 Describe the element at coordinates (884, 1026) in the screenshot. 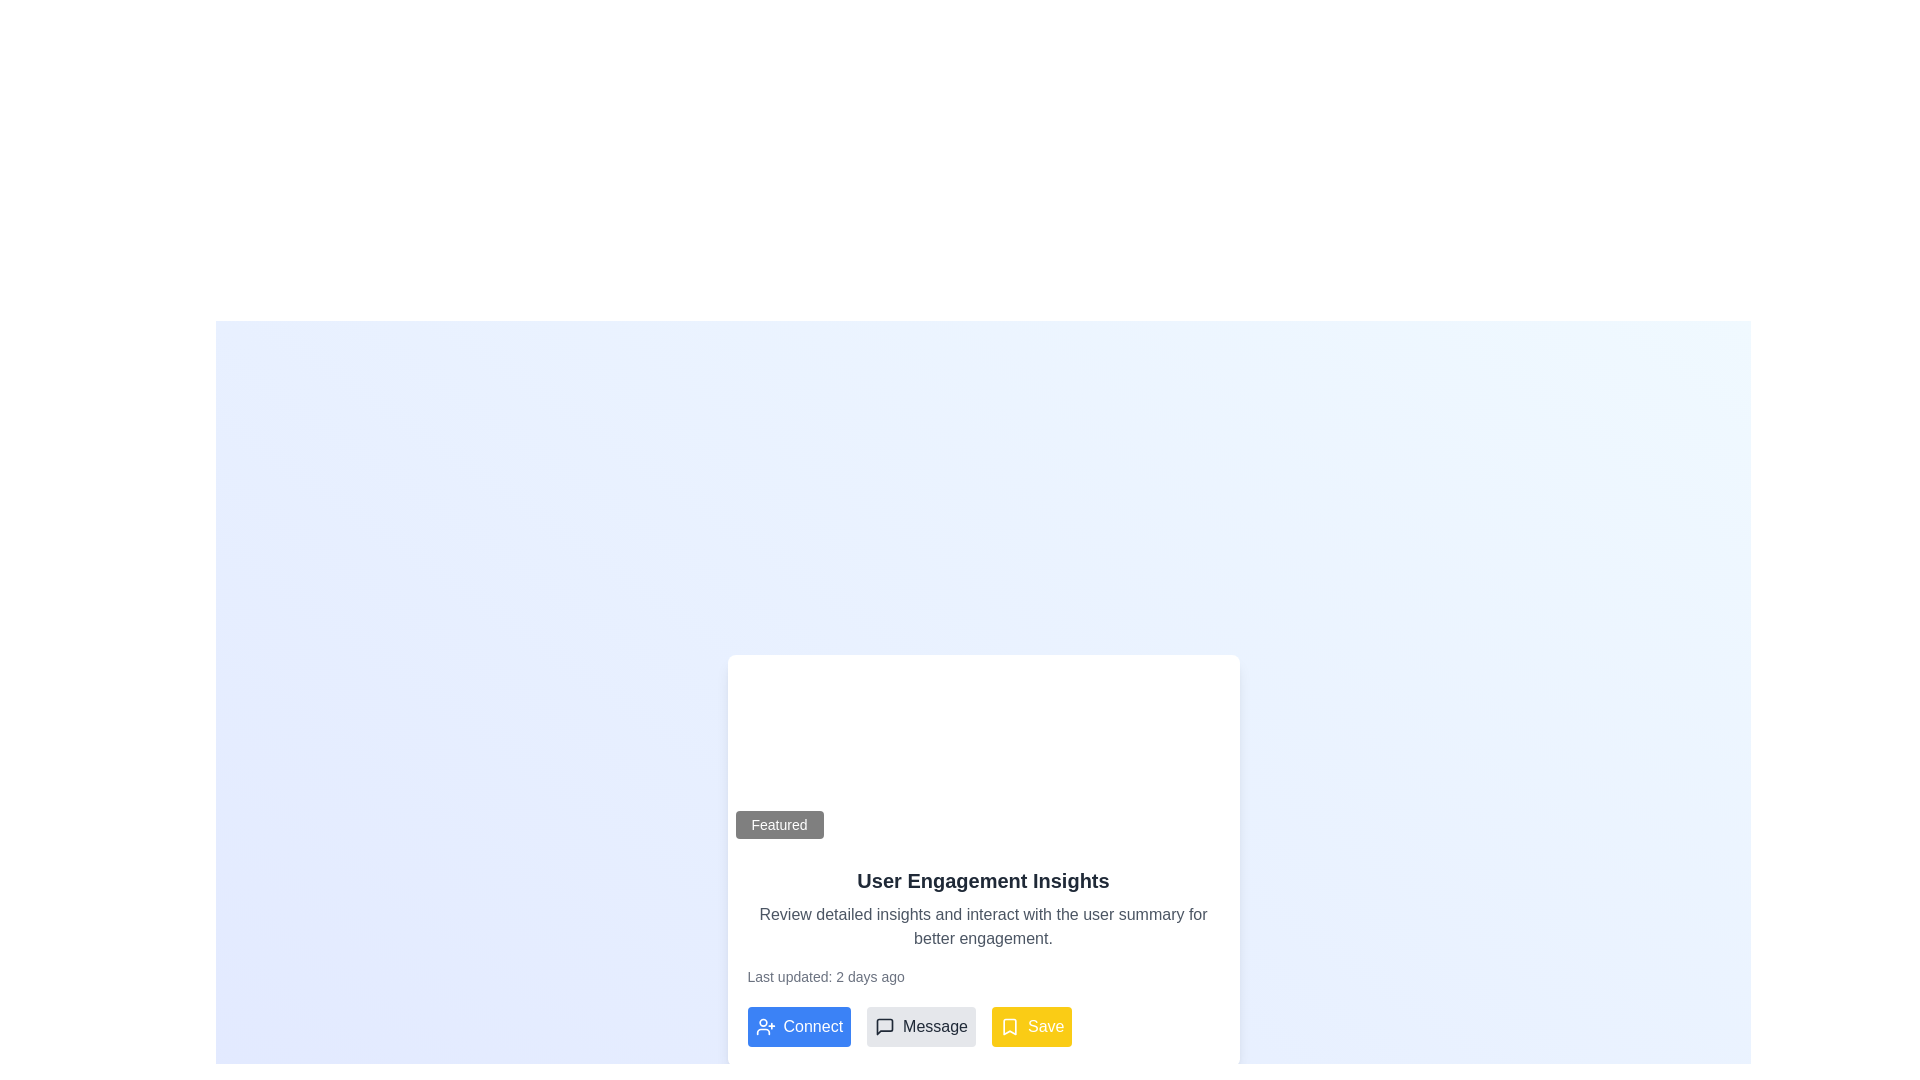

I see `the details of the 'Message' icon positioned within the 'Message' button located at the bottom of the card under 'User Engagement Insights'` at that location.